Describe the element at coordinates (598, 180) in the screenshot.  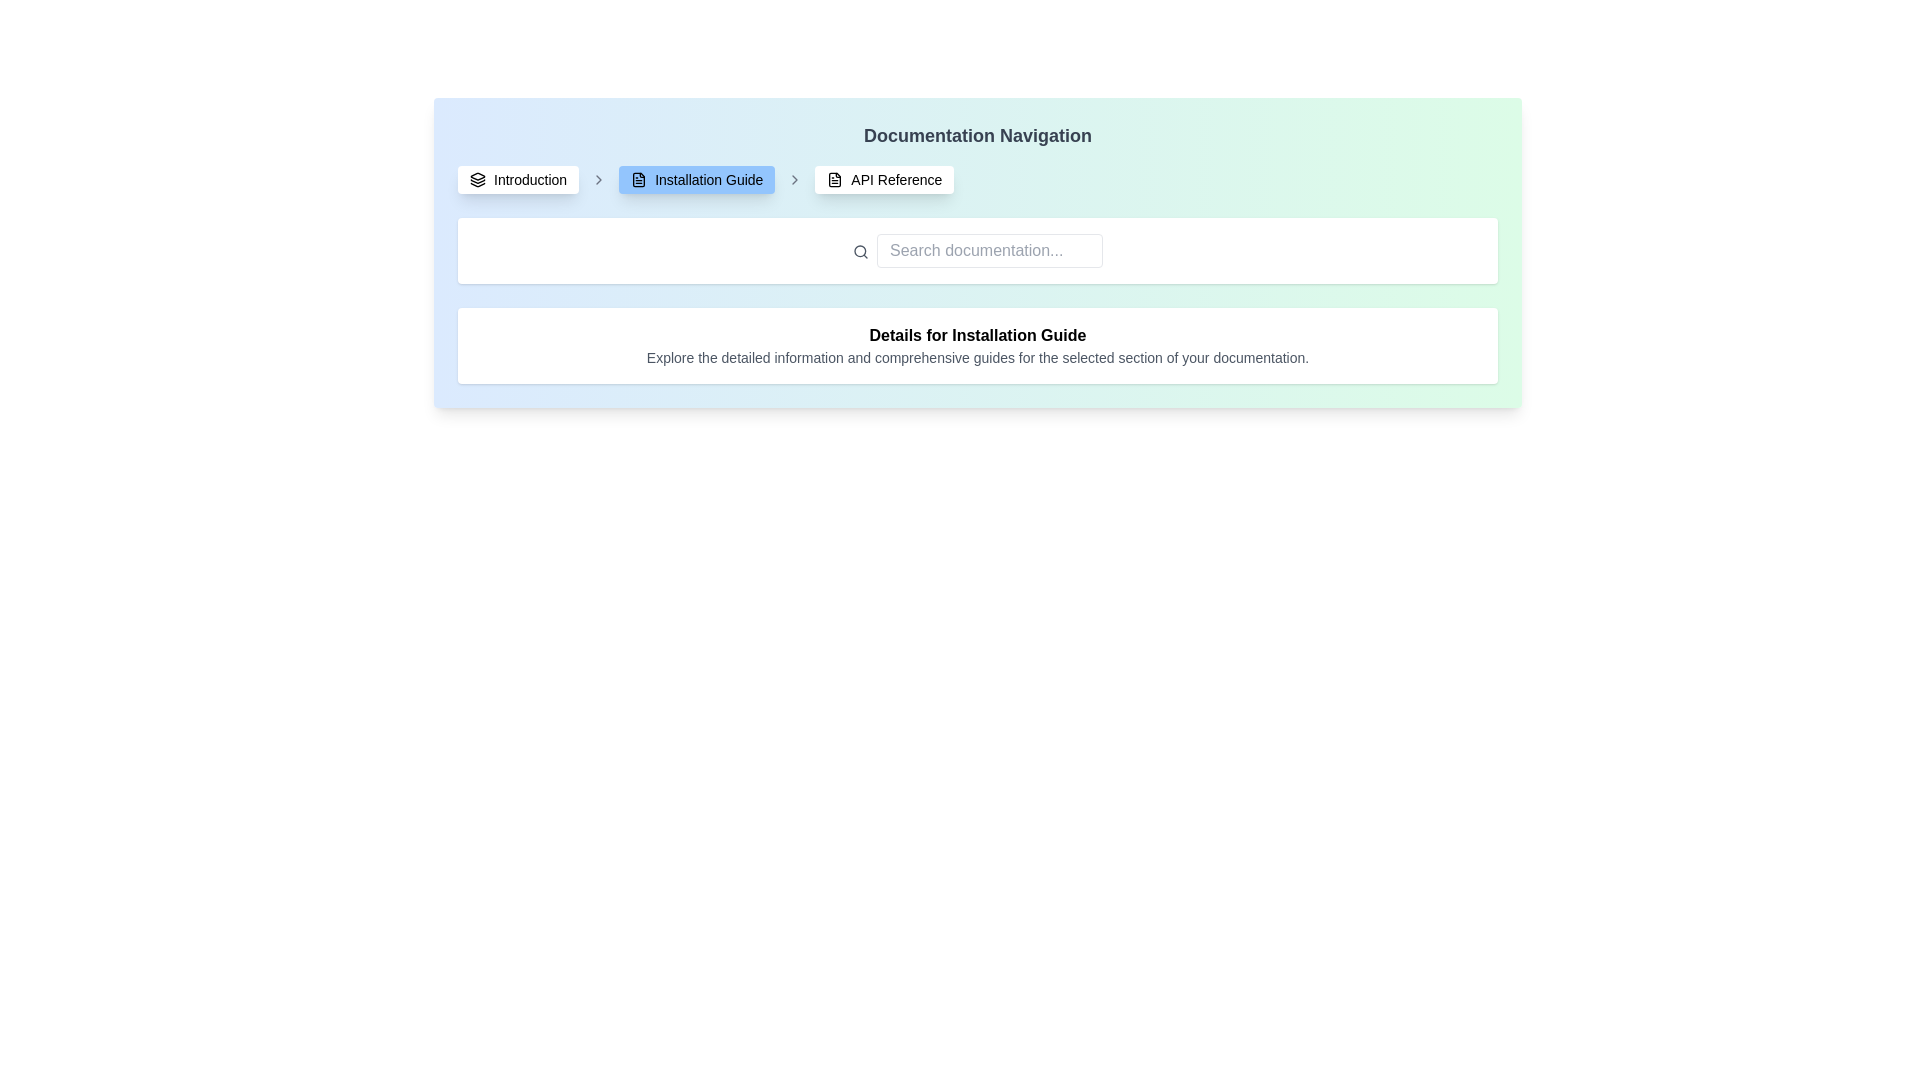
I see `the right-direction chevron icon with a gray outline positioned between the 'Introduction' and 'Installation Guide' navigation buttons` at that location.